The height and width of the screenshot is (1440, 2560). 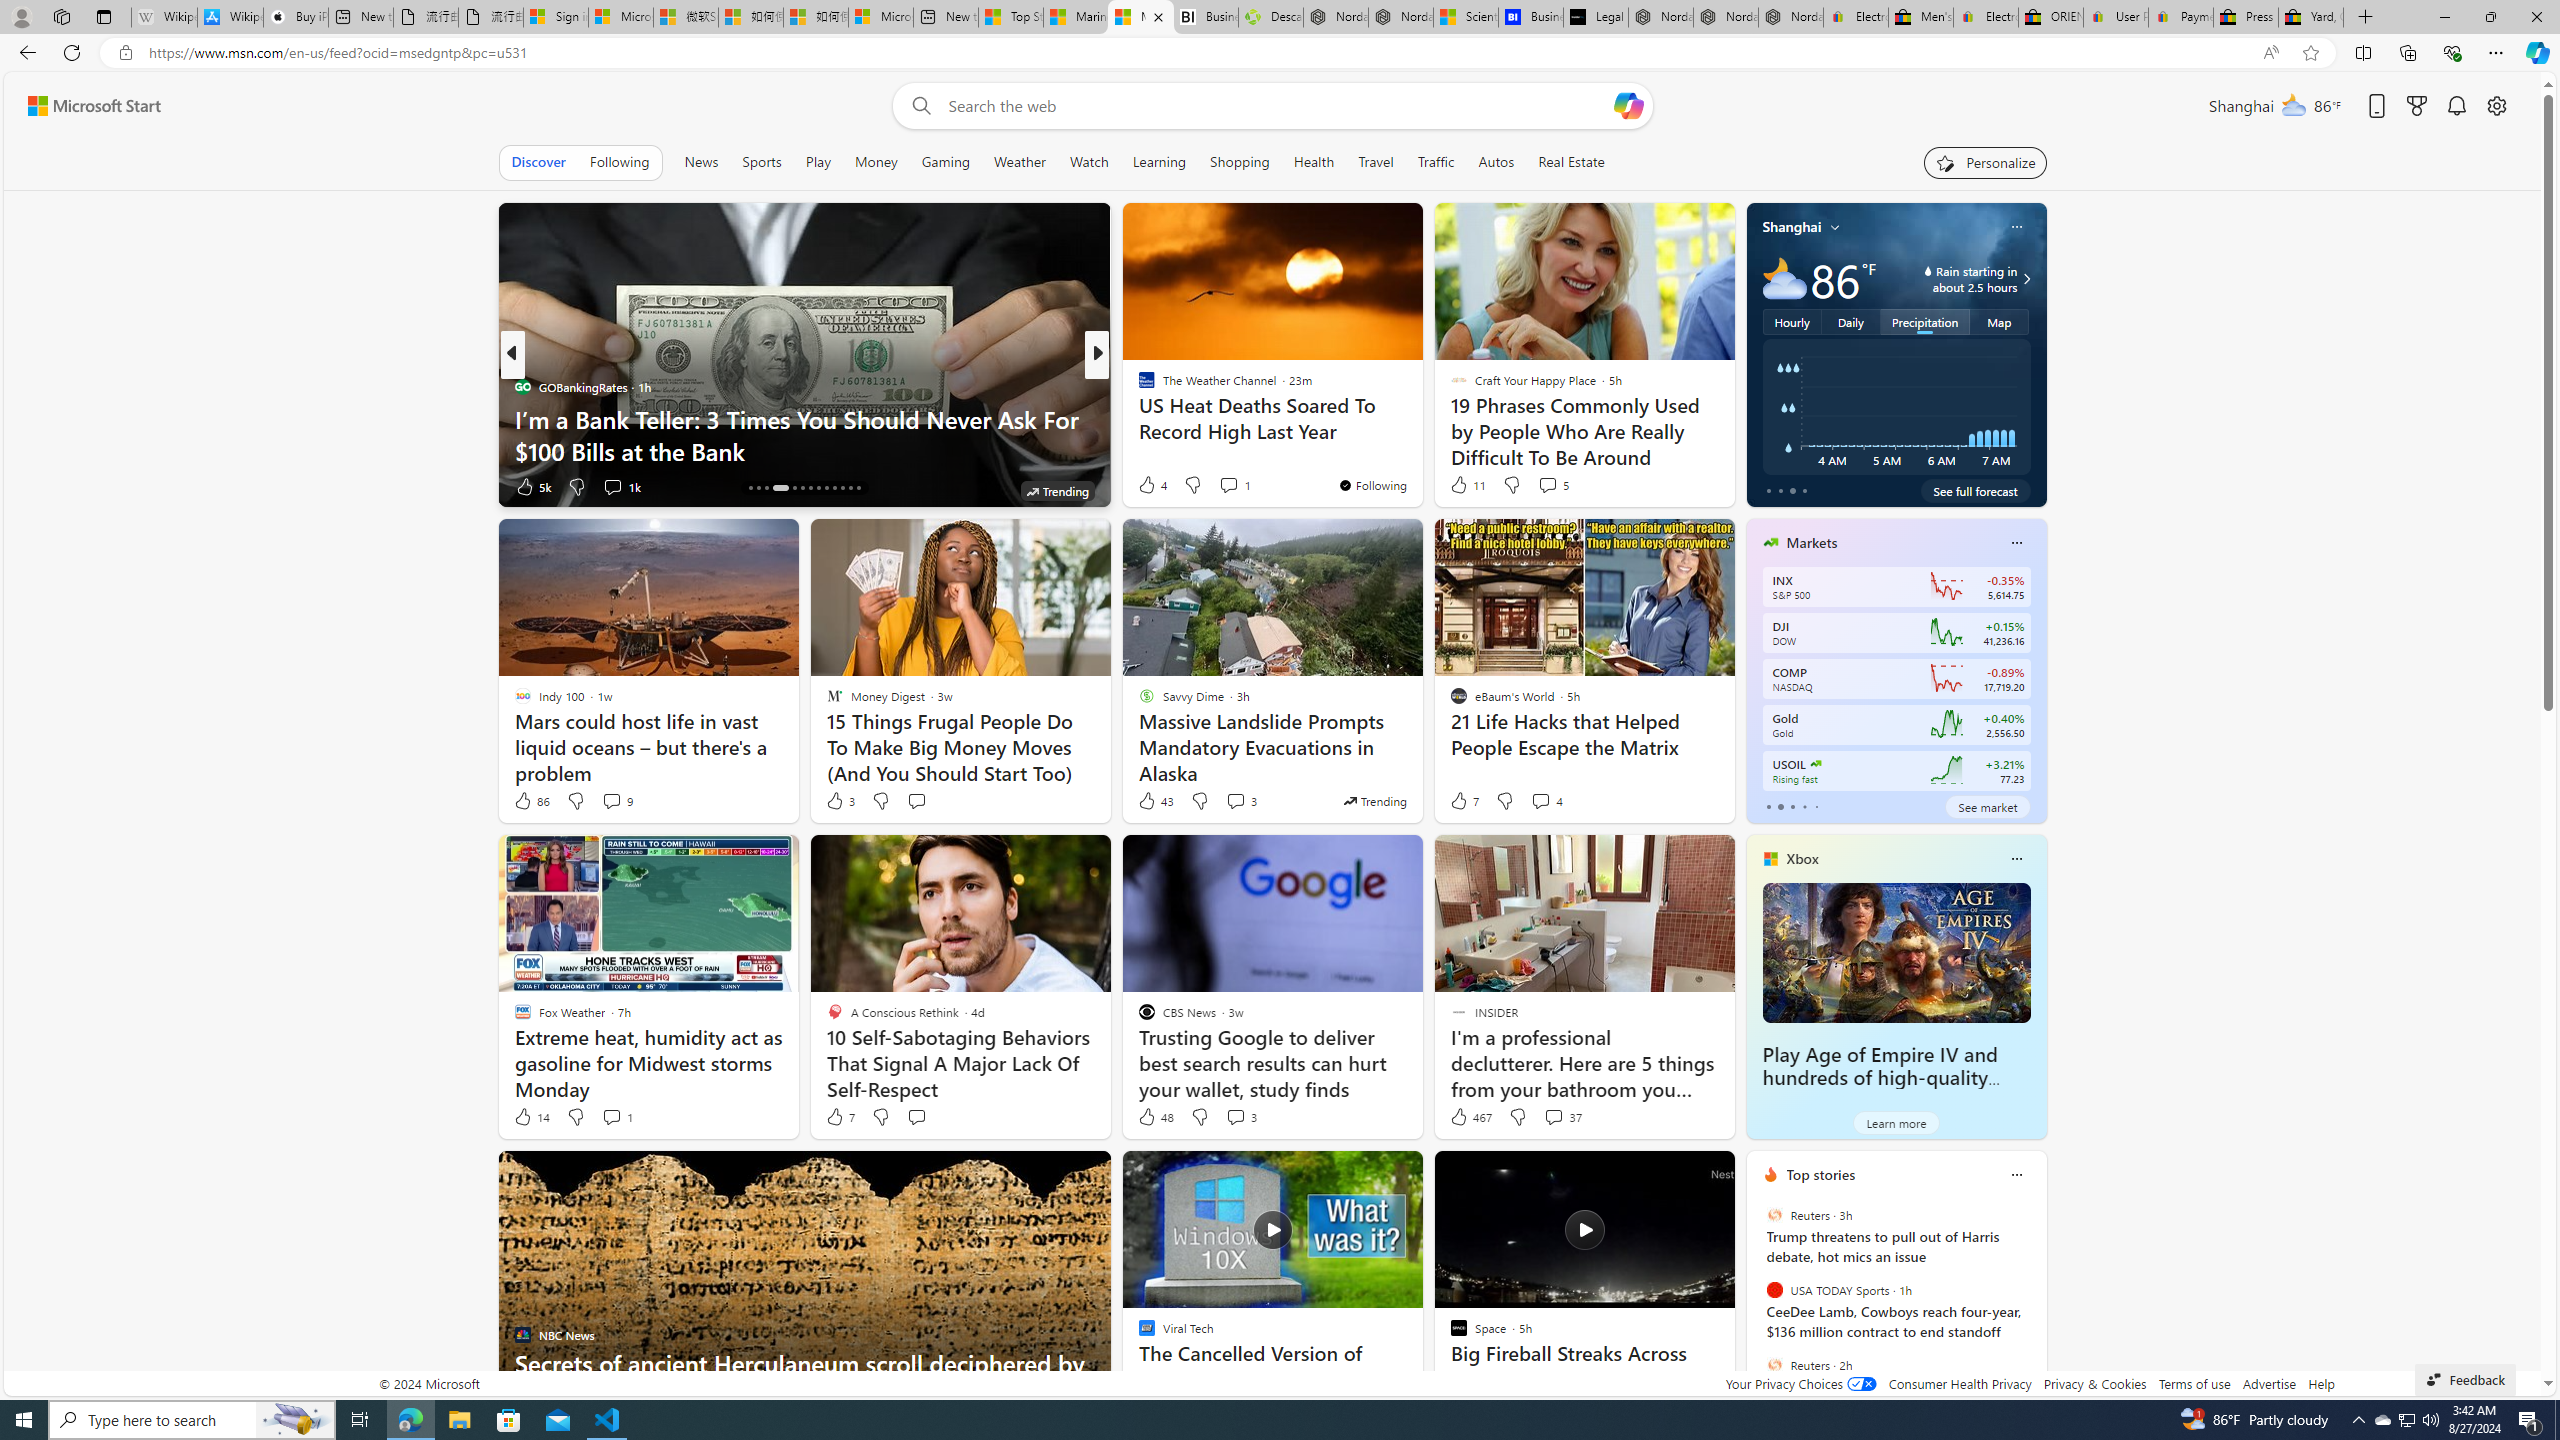 What do you see at coordinates (1791, 321) in the screenshot?
I see `'Hourly'` at bounding box center [1791, 321].